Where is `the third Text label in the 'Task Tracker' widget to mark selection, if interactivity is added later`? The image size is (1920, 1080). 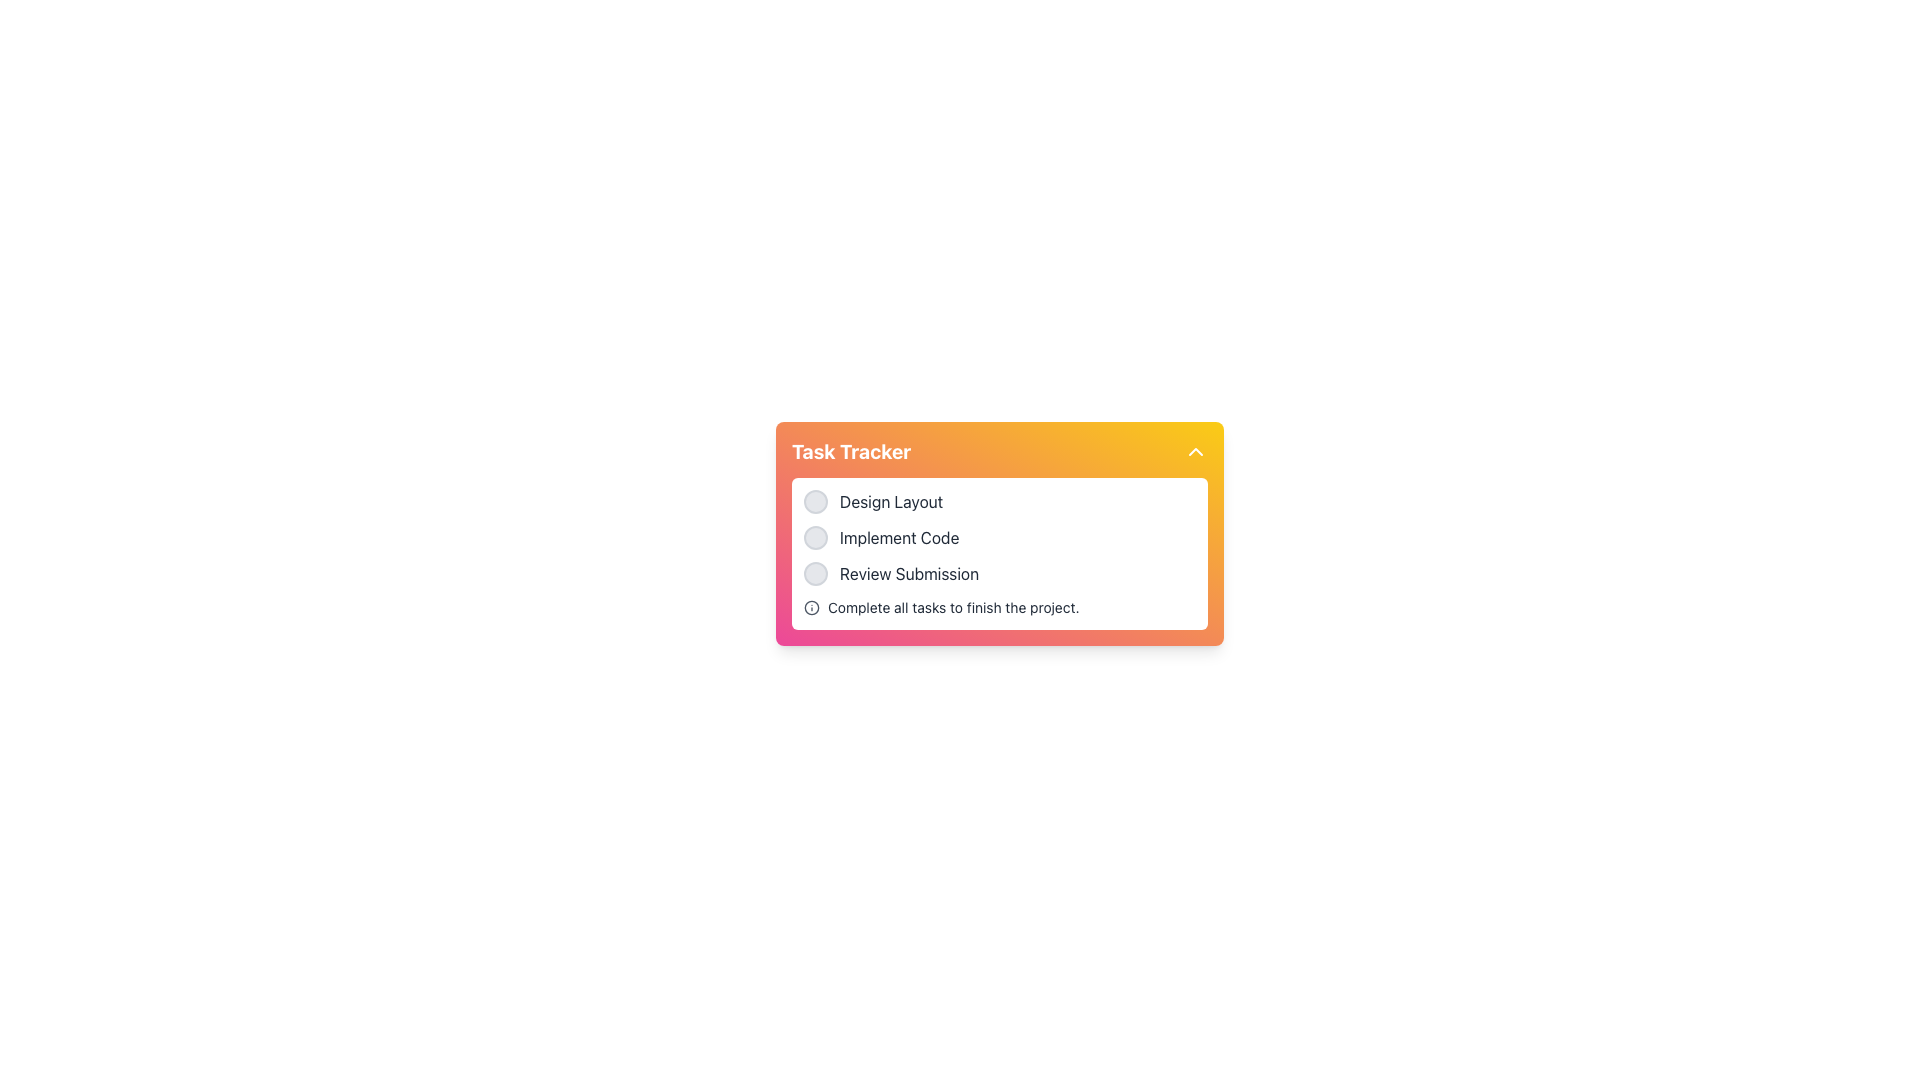 the third Text label in the 'Task Tracker' widget to mark selection, if interactivity is added later is located at coordinates (908, 574).